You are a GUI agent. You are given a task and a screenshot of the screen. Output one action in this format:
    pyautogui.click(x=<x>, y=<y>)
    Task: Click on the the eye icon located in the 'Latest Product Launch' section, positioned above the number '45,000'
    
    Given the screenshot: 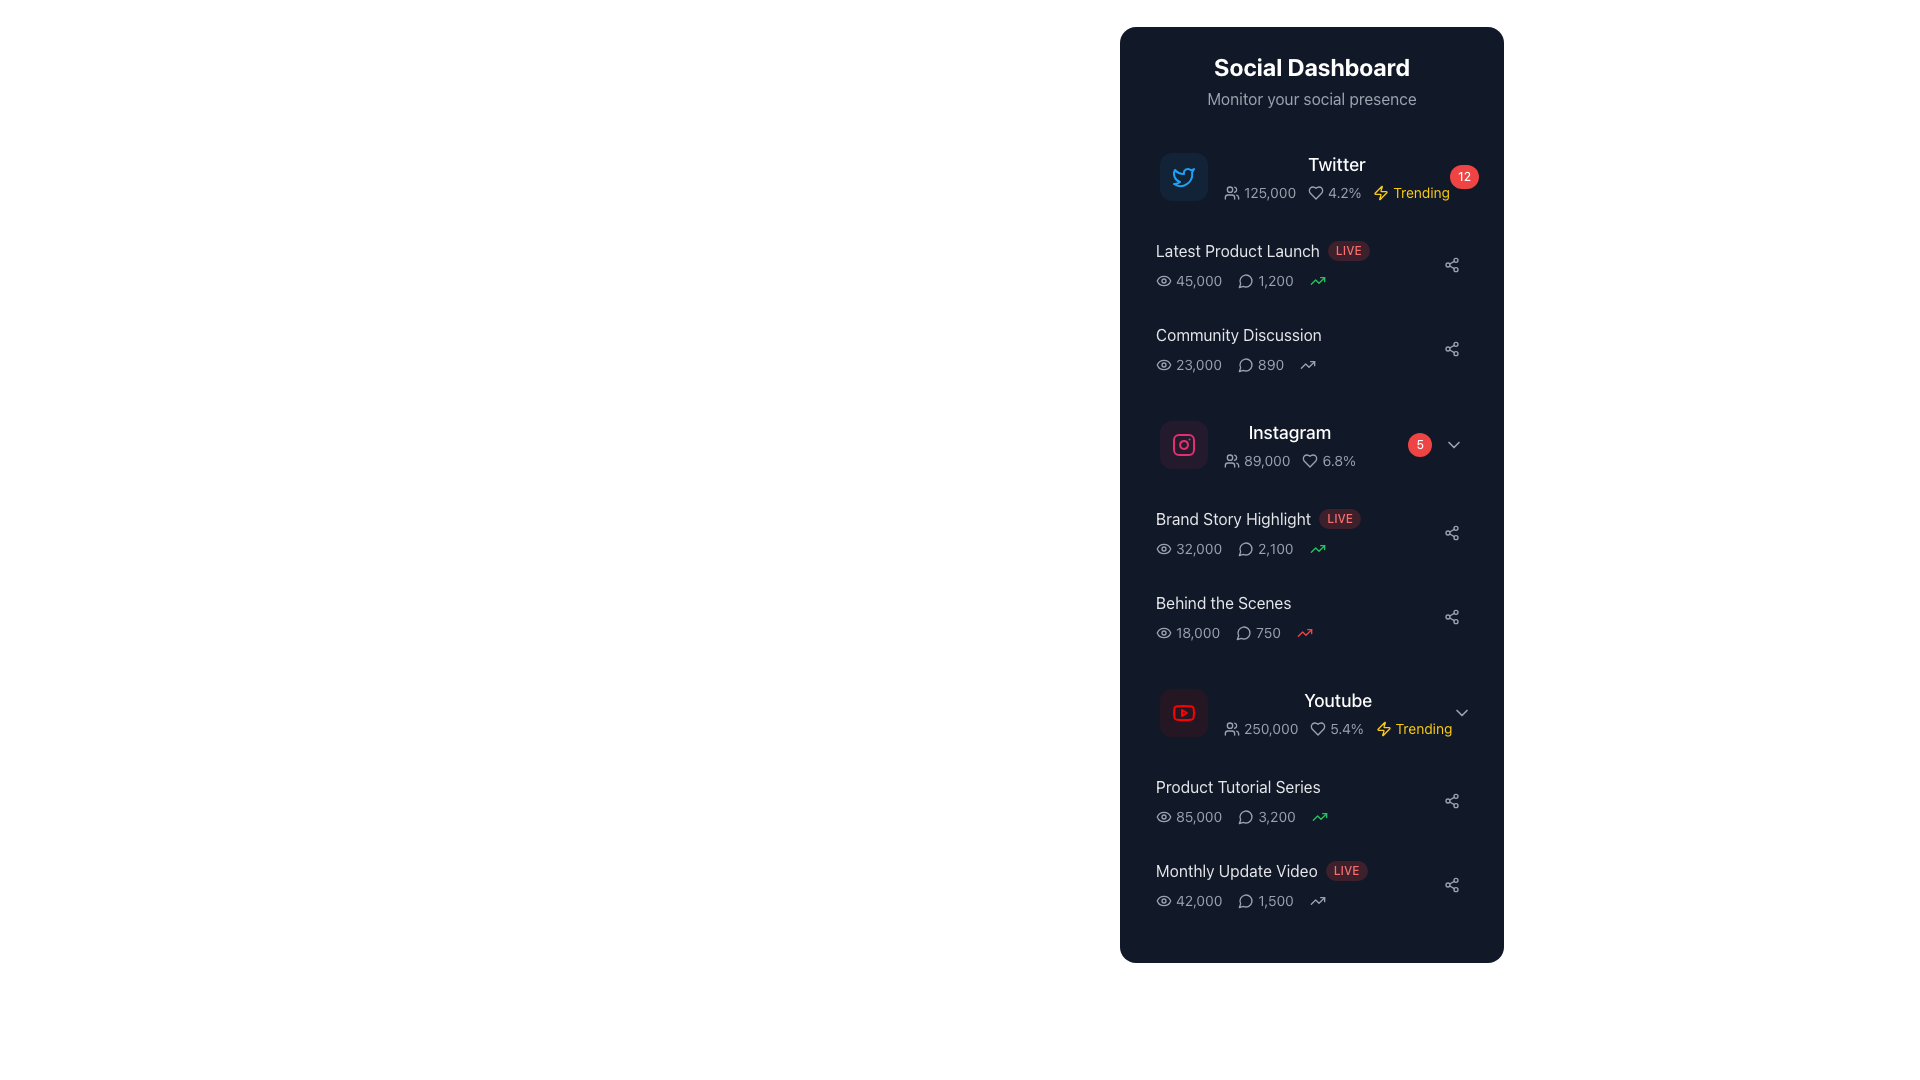 What is the action you would take?
    pyautogui.click(x=1163, y=281)
    